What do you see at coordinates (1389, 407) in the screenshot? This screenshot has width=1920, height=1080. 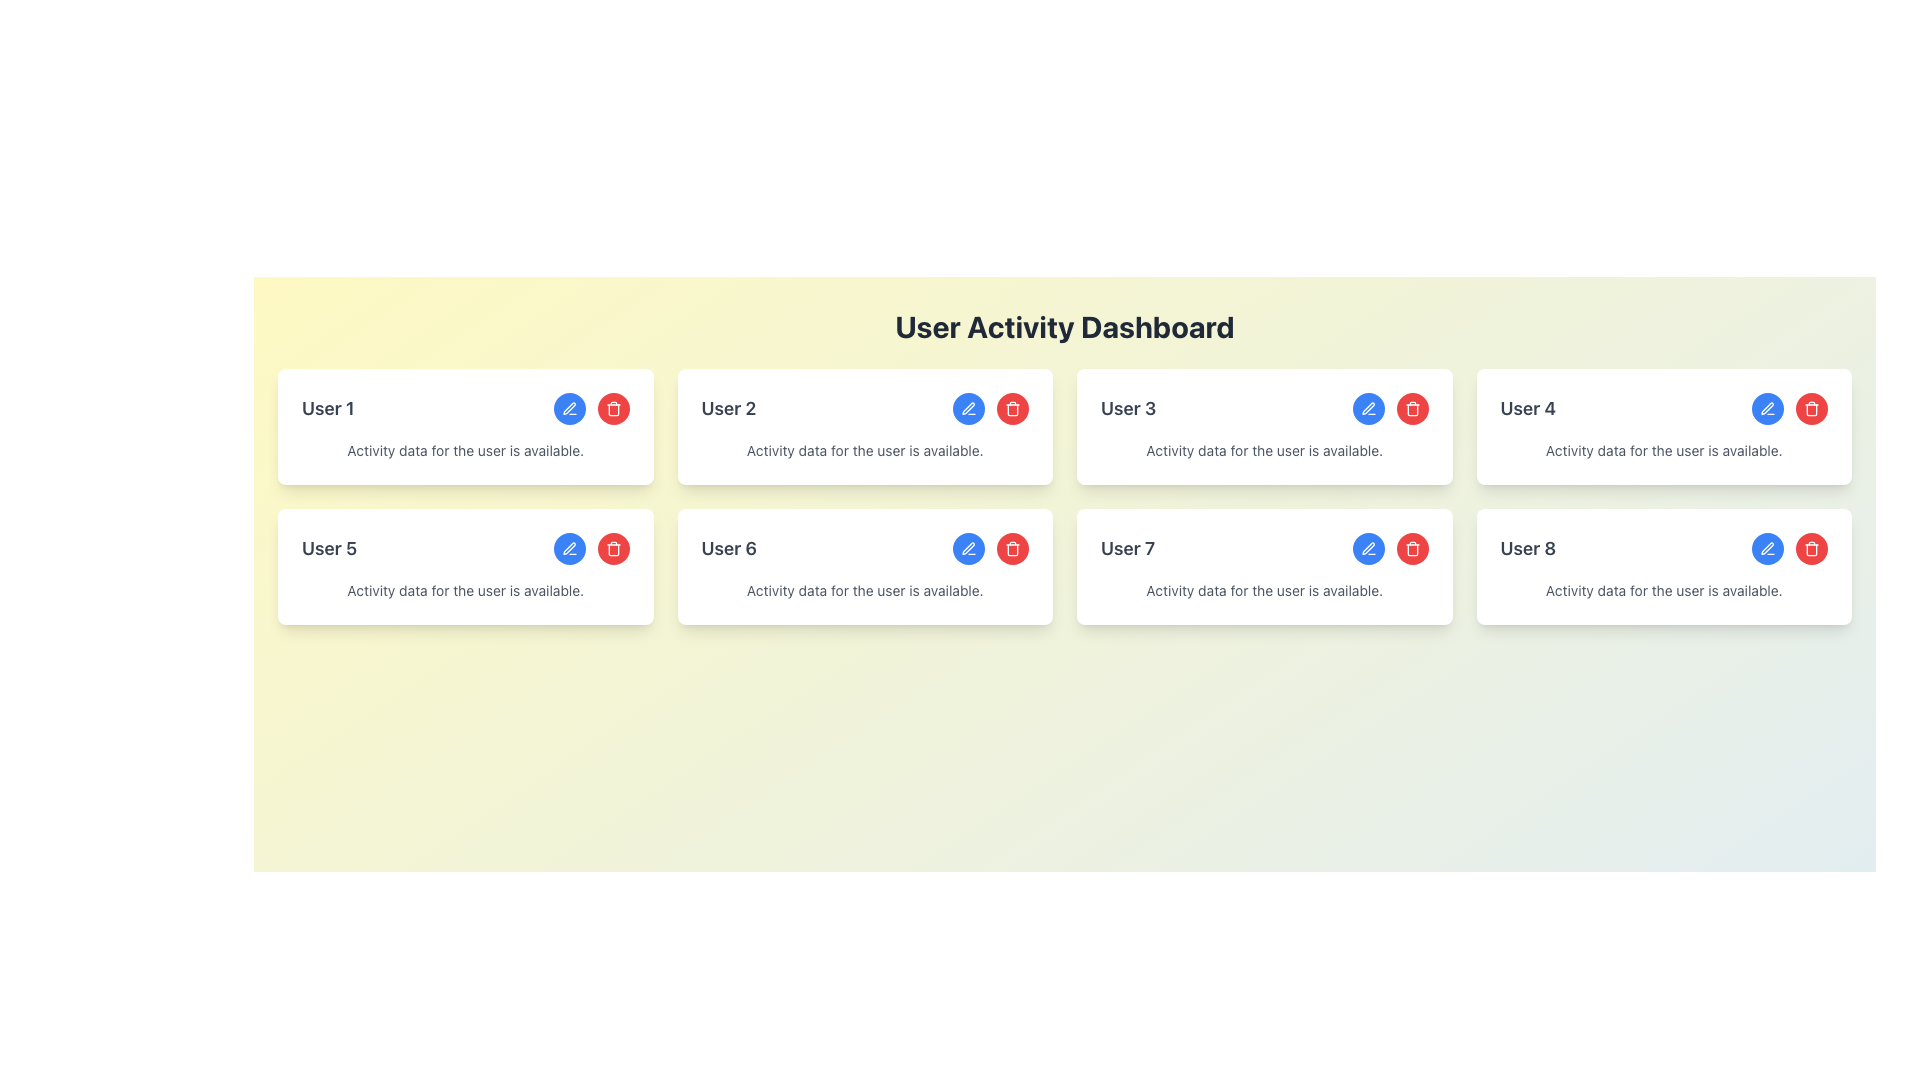 I see `the blue pen icon within the horizontal group of icons in the 'User 3' card section to initiate an edit action` at bounding box center [1389, 407].